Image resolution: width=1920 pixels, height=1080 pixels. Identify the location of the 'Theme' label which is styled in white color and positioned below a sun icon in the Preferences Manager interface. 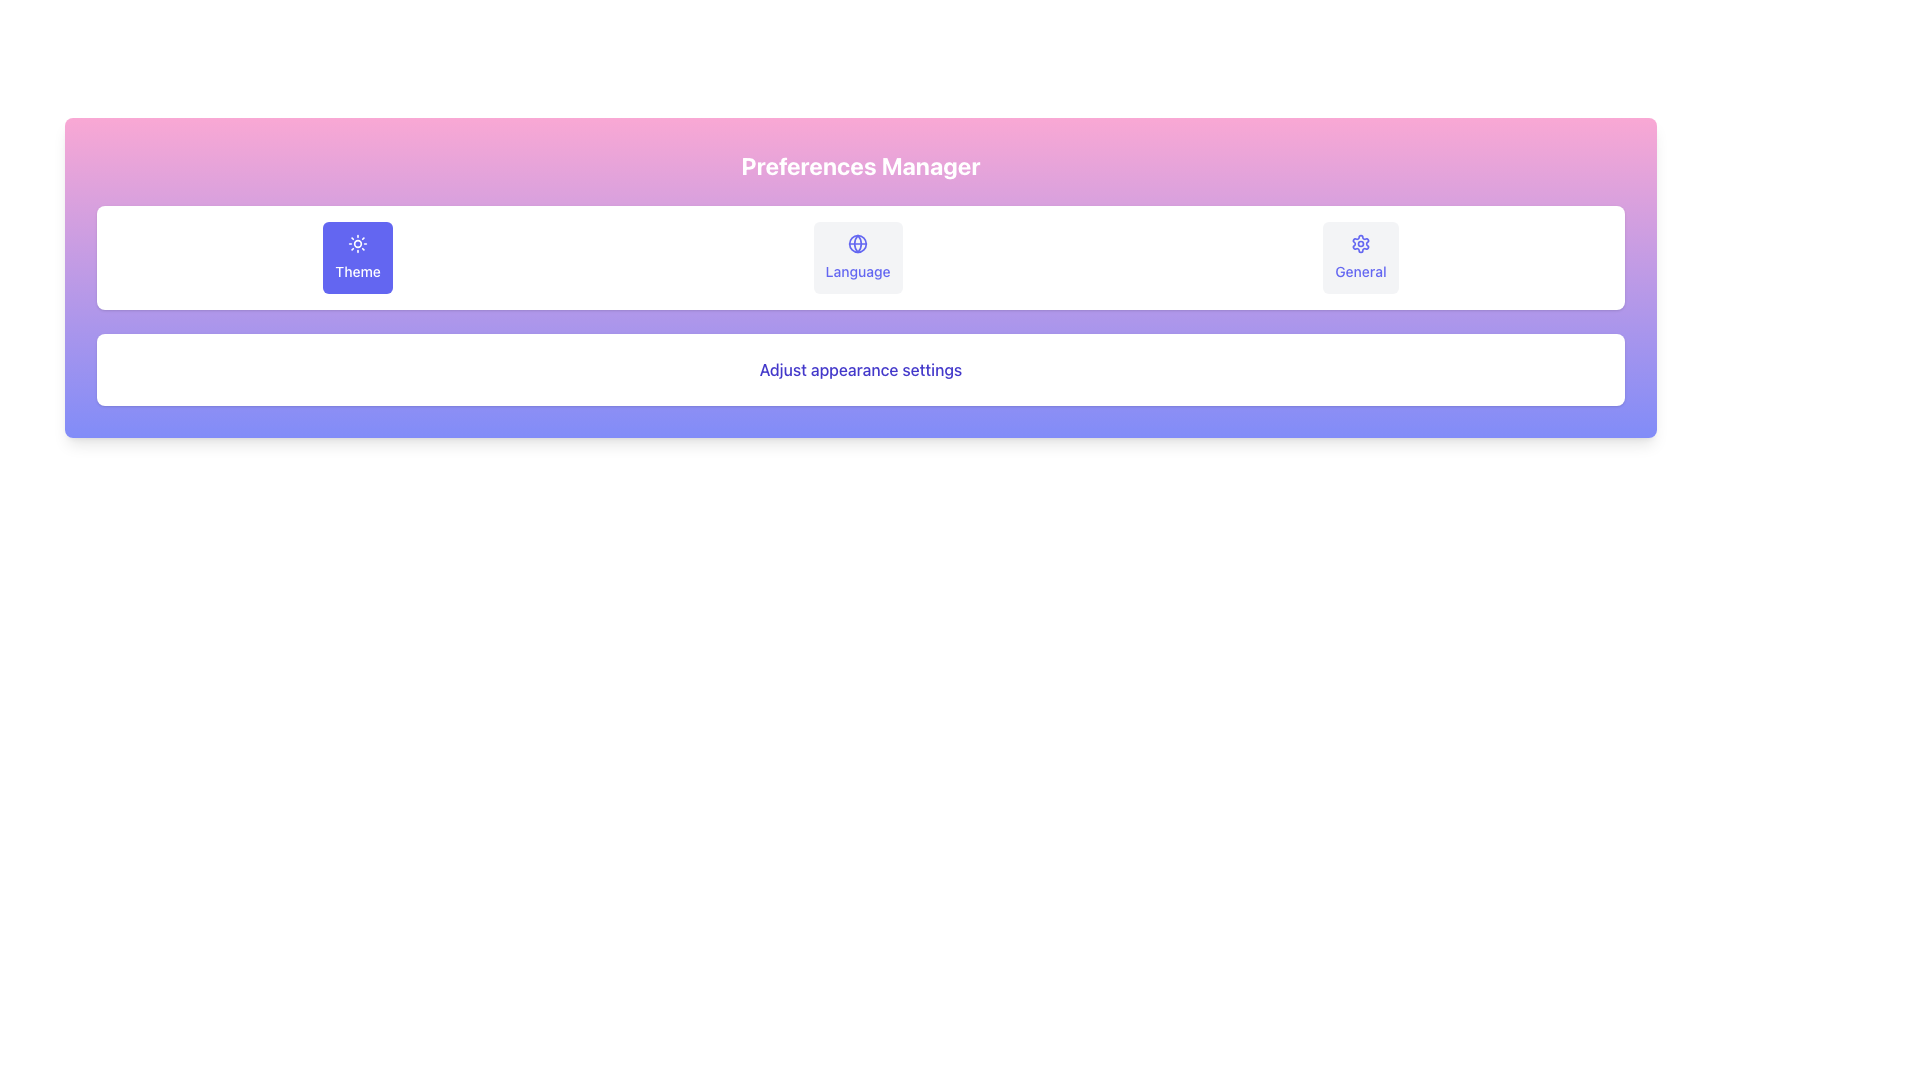
(358, 272).